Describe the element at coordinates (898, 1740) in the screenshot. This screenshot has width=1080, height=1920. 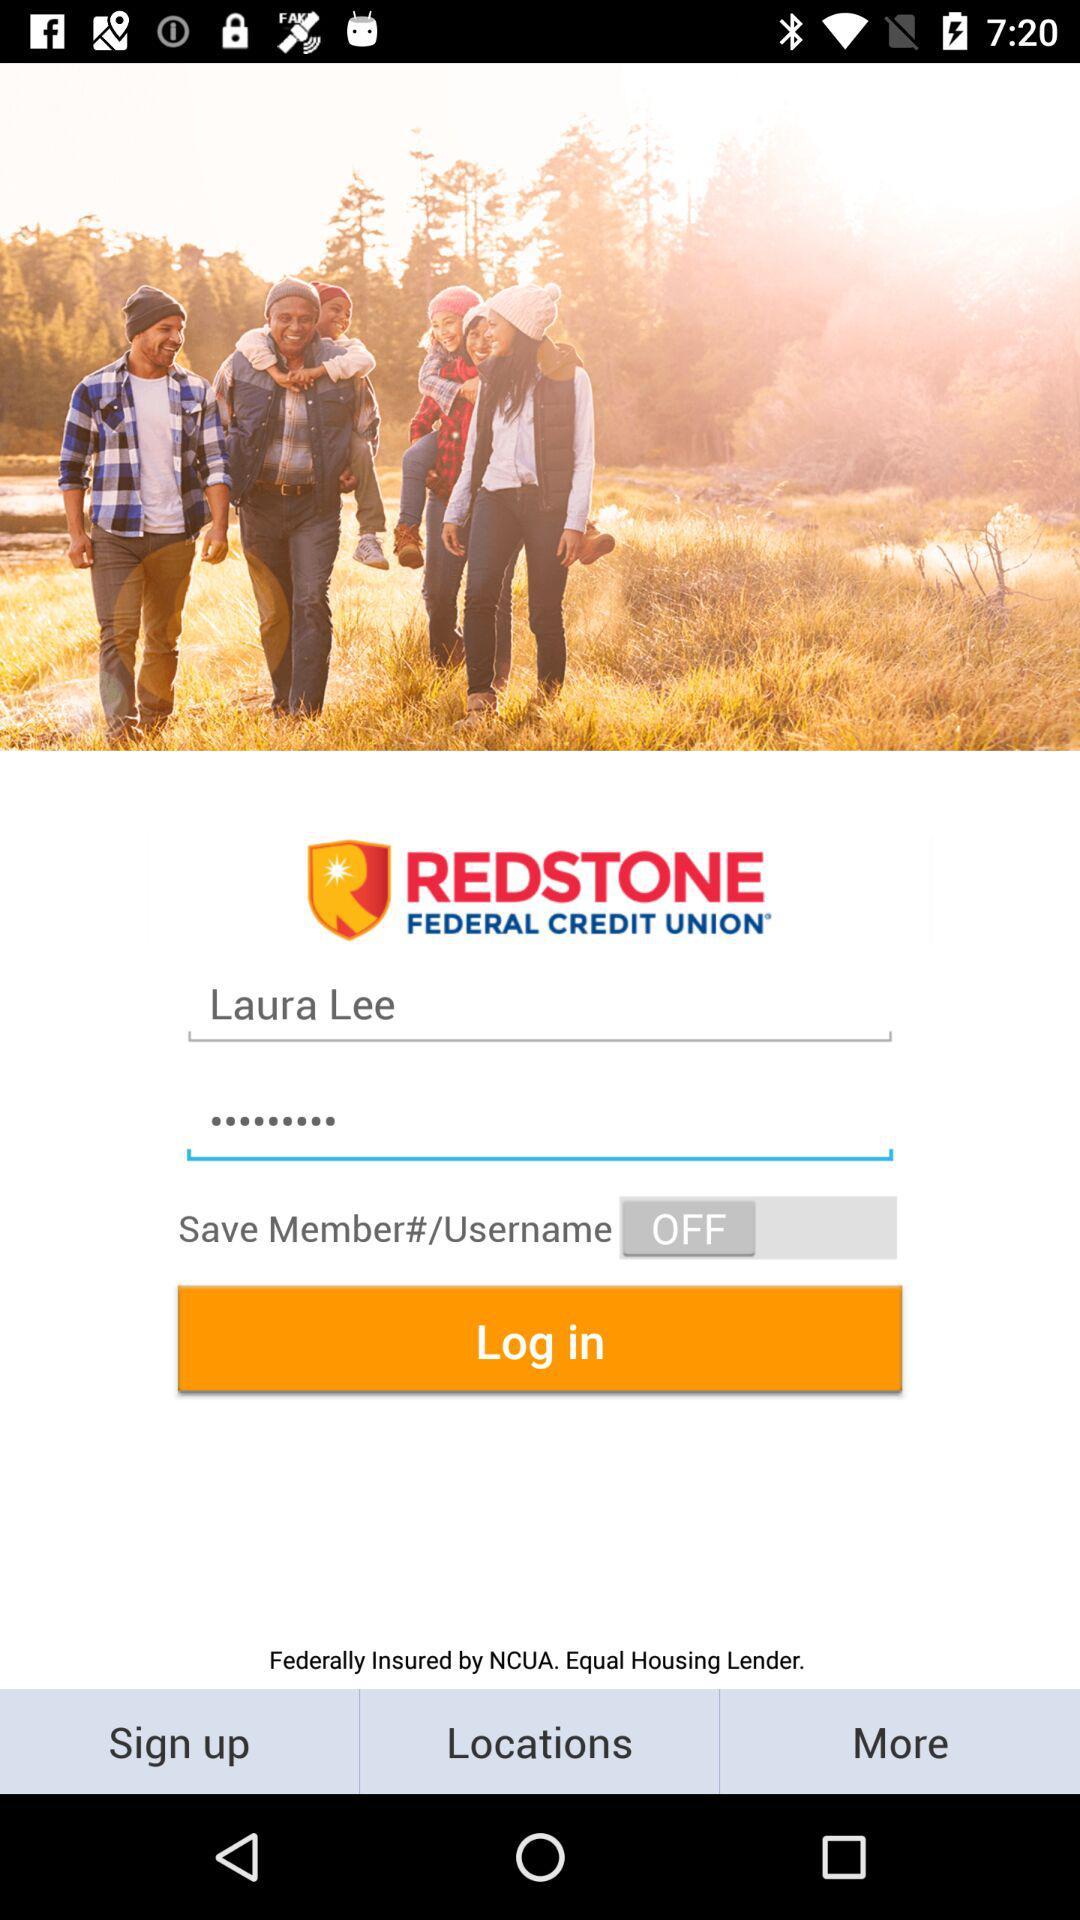
I see `the more at the bottom right corner` at that location.